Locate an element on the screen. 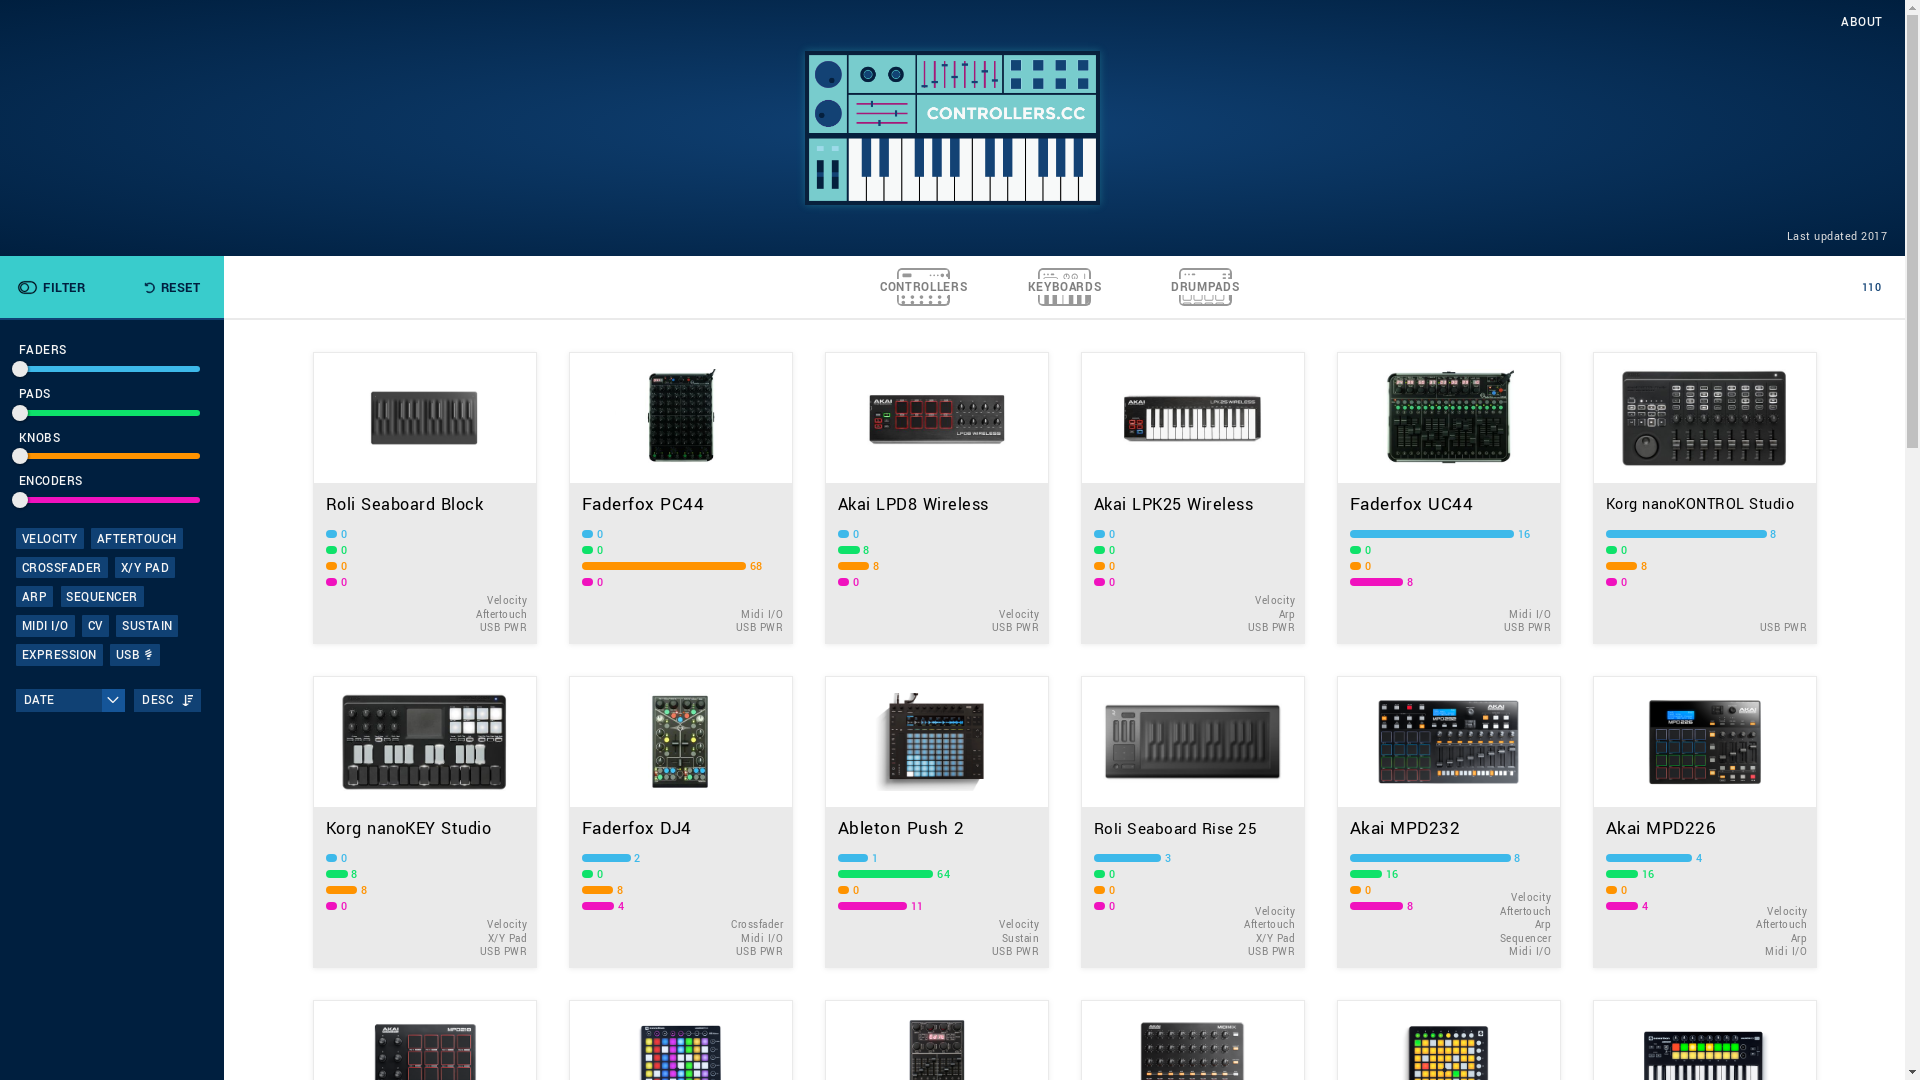 Image resolution: width=1920 pixels, height=1080 pixels. 'VELOCITY' is located at coordinates (15, 537).